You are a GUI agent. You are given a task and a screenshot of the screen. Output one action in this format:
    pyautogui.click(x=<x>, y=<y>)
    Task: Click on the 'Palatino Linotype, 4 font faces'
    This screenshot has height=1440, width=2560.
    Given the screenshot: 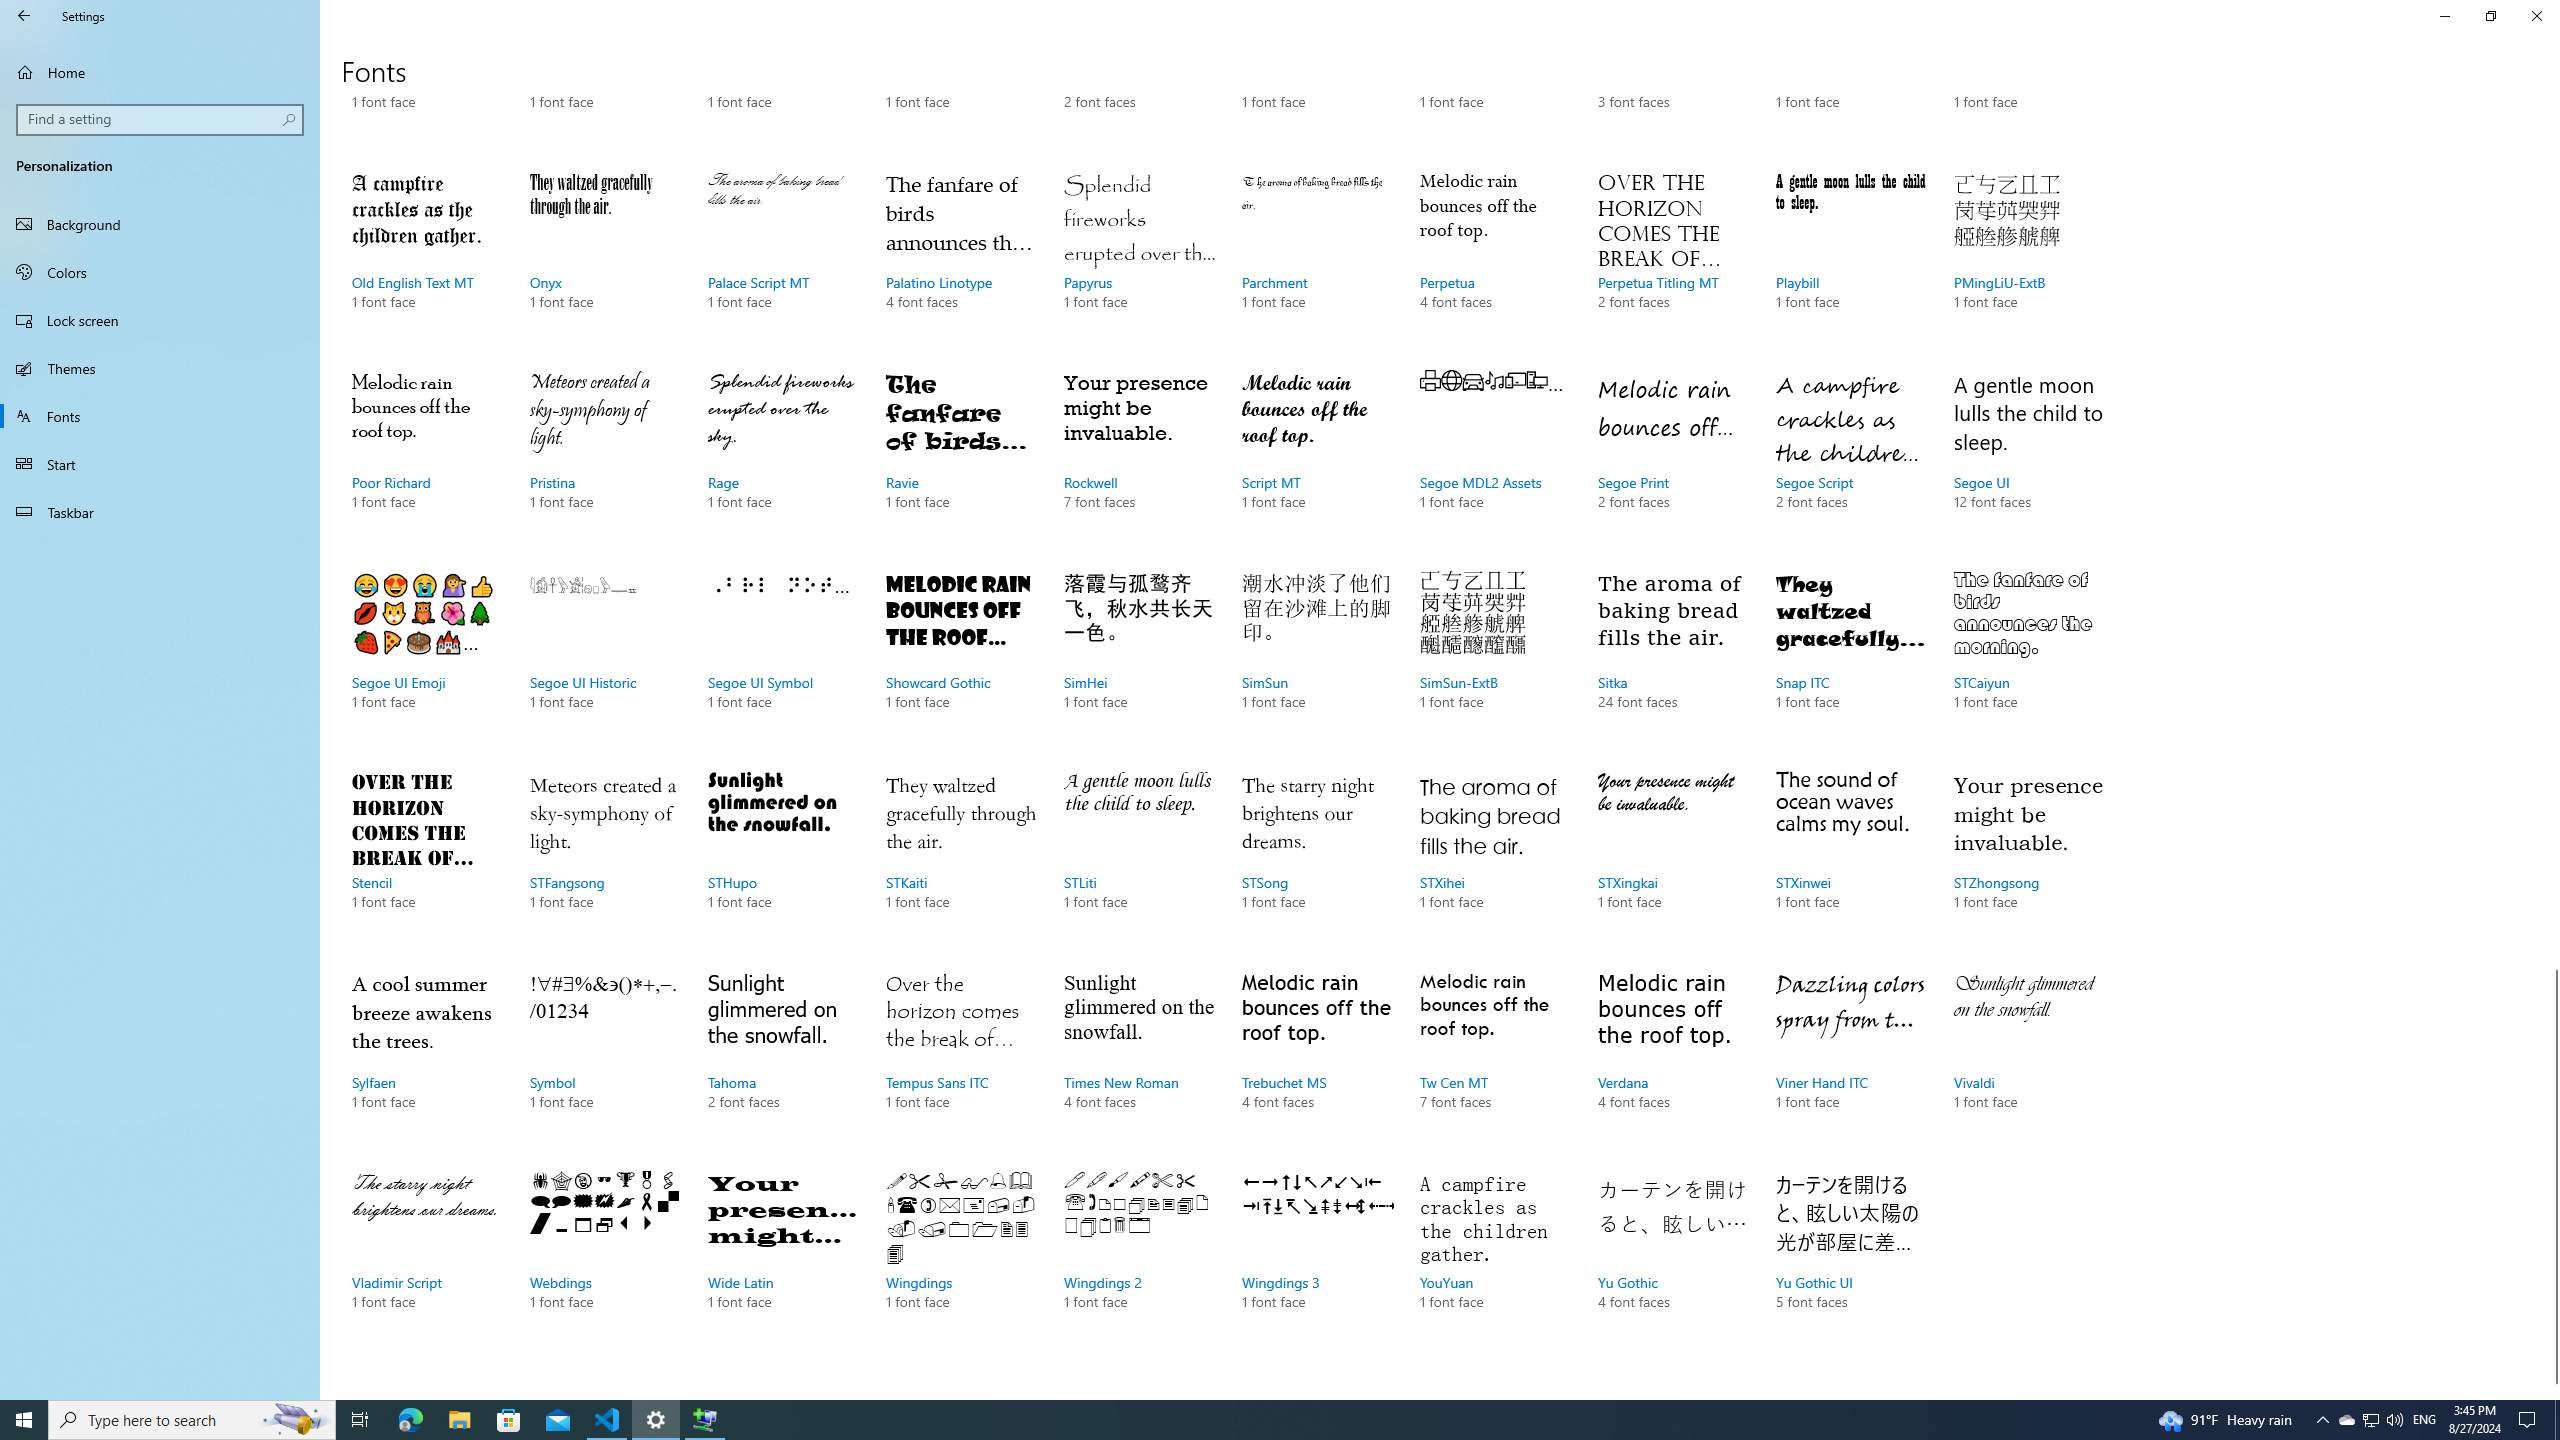 What is the action you would take?
    pyautogui.click(x=959, y=260)
    